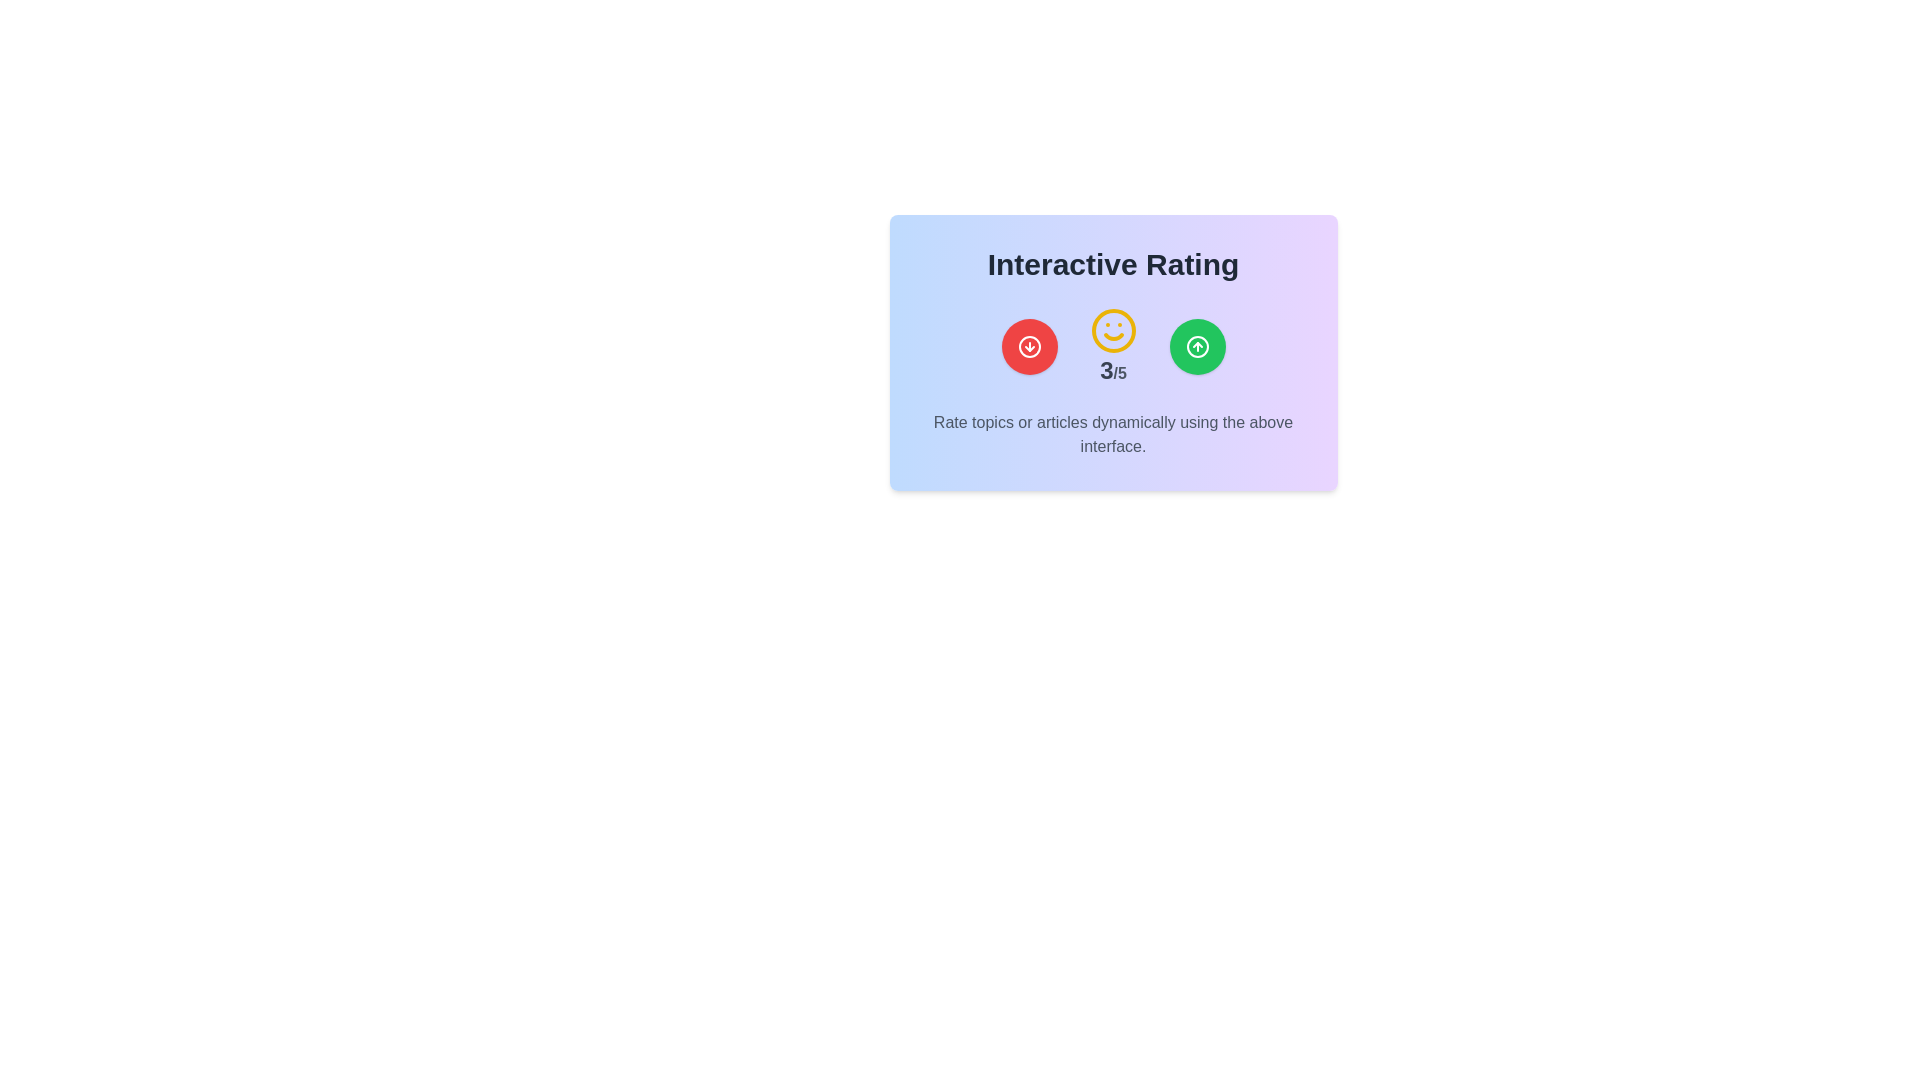 The image size is (1920, 1080). Describe the element at coordinates (1112, 346) in the screenshot. I see `the Rating Display Component, which is centered on a smiling emoji icon with a yellow outline circle and displays the text '3/5' below it` at that location.